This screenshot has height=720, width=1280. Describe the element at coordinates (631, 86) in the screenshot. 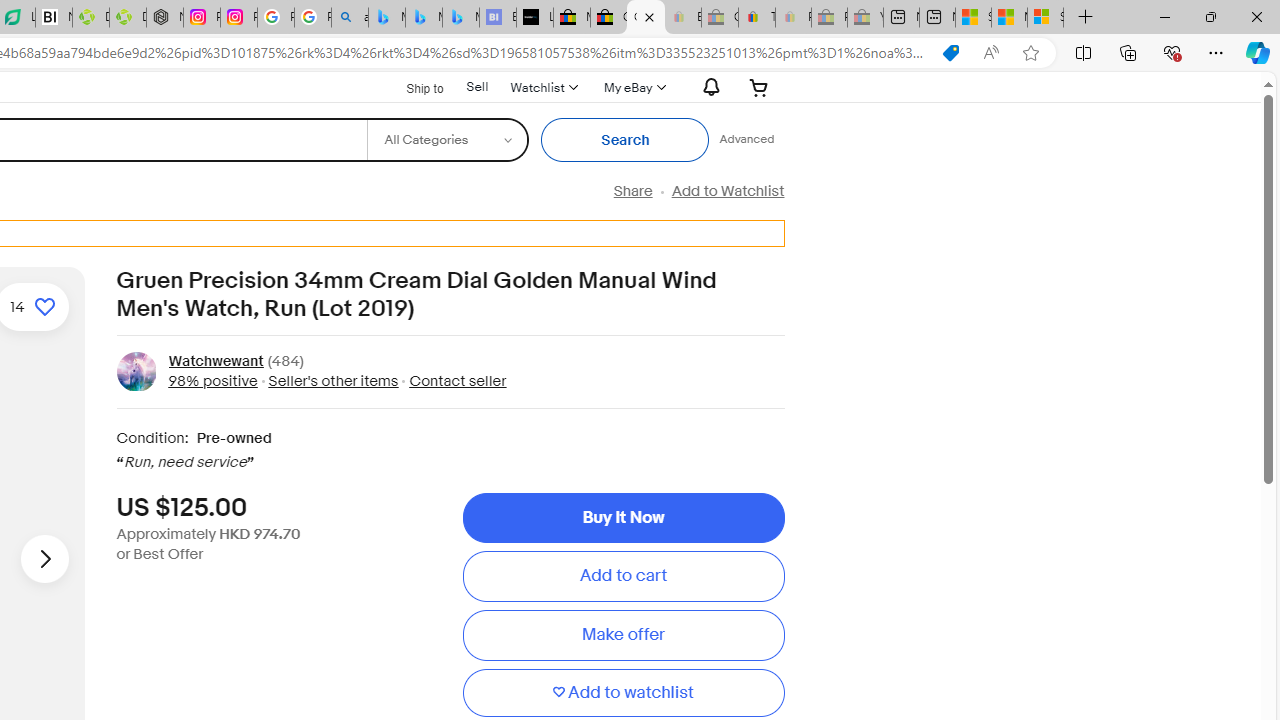

I see `'My eBay'` at that location.